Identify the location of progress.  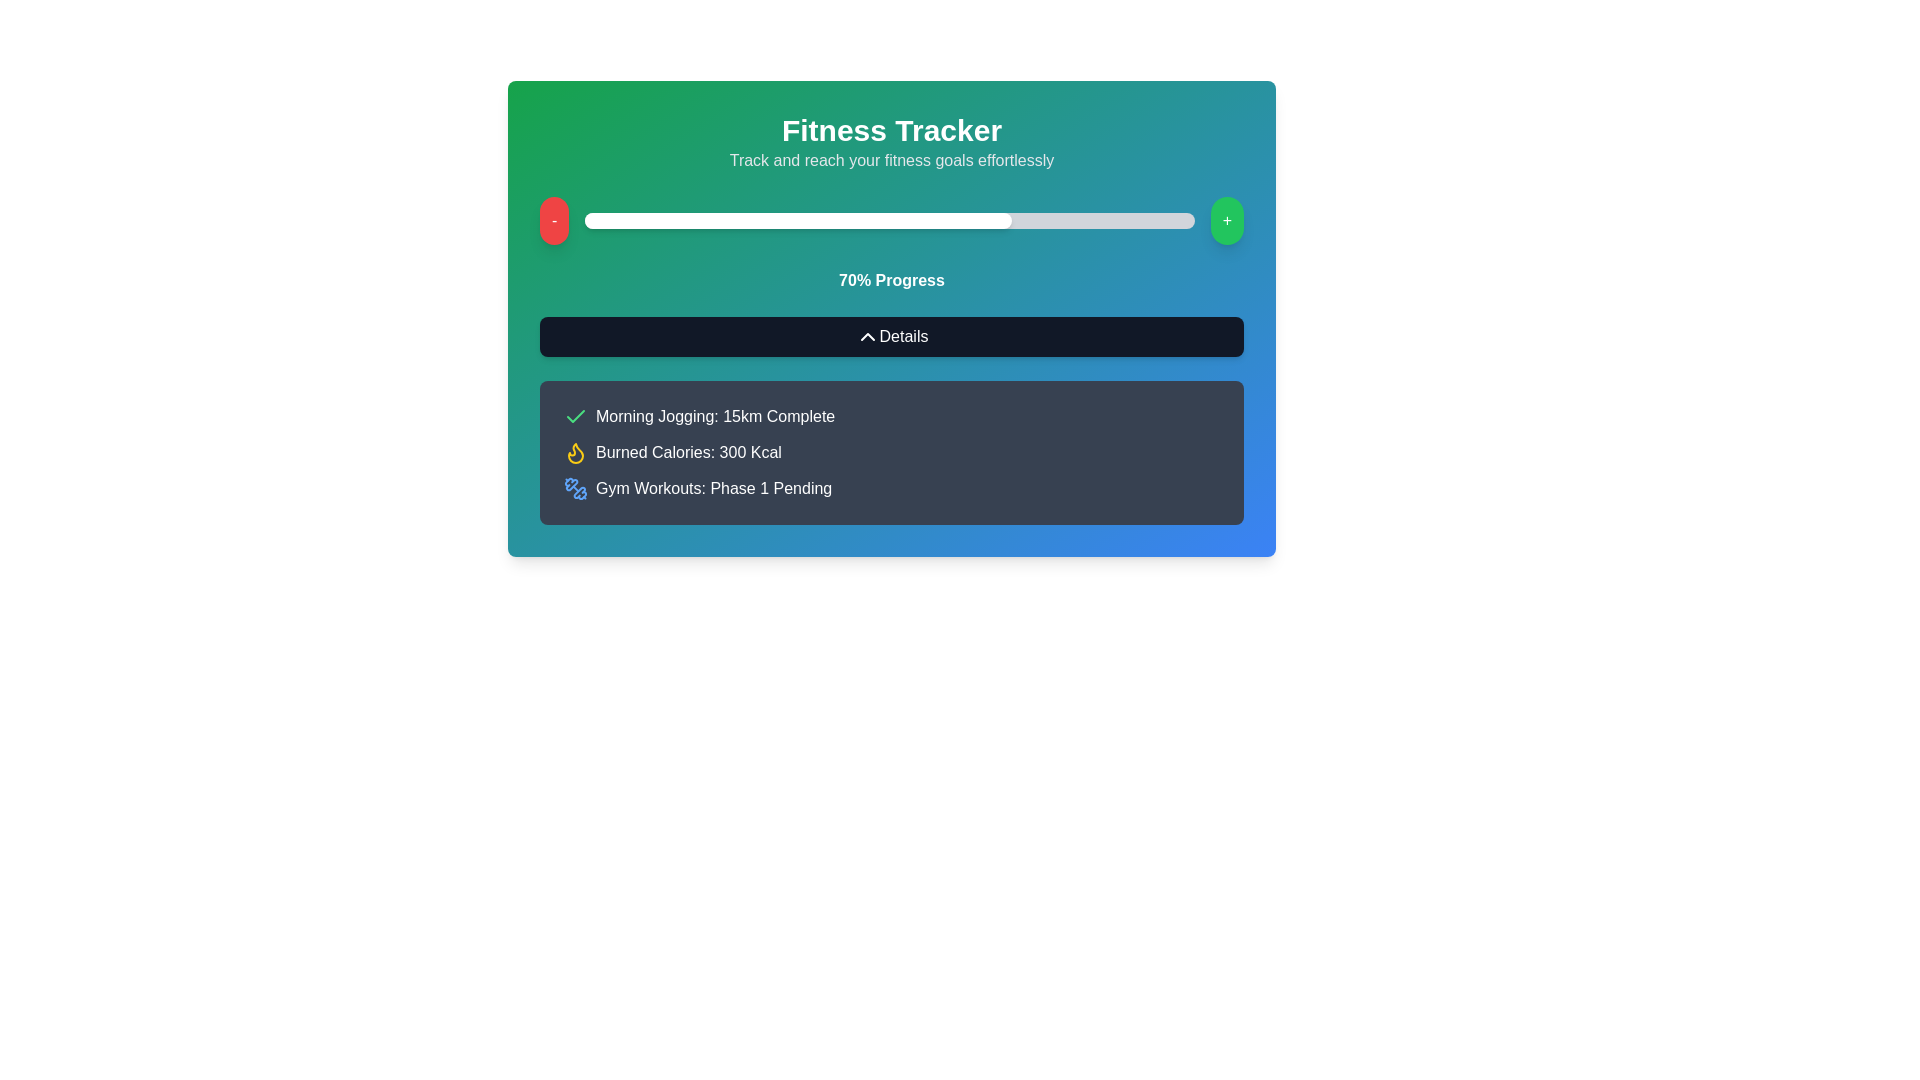
(1170, 220).